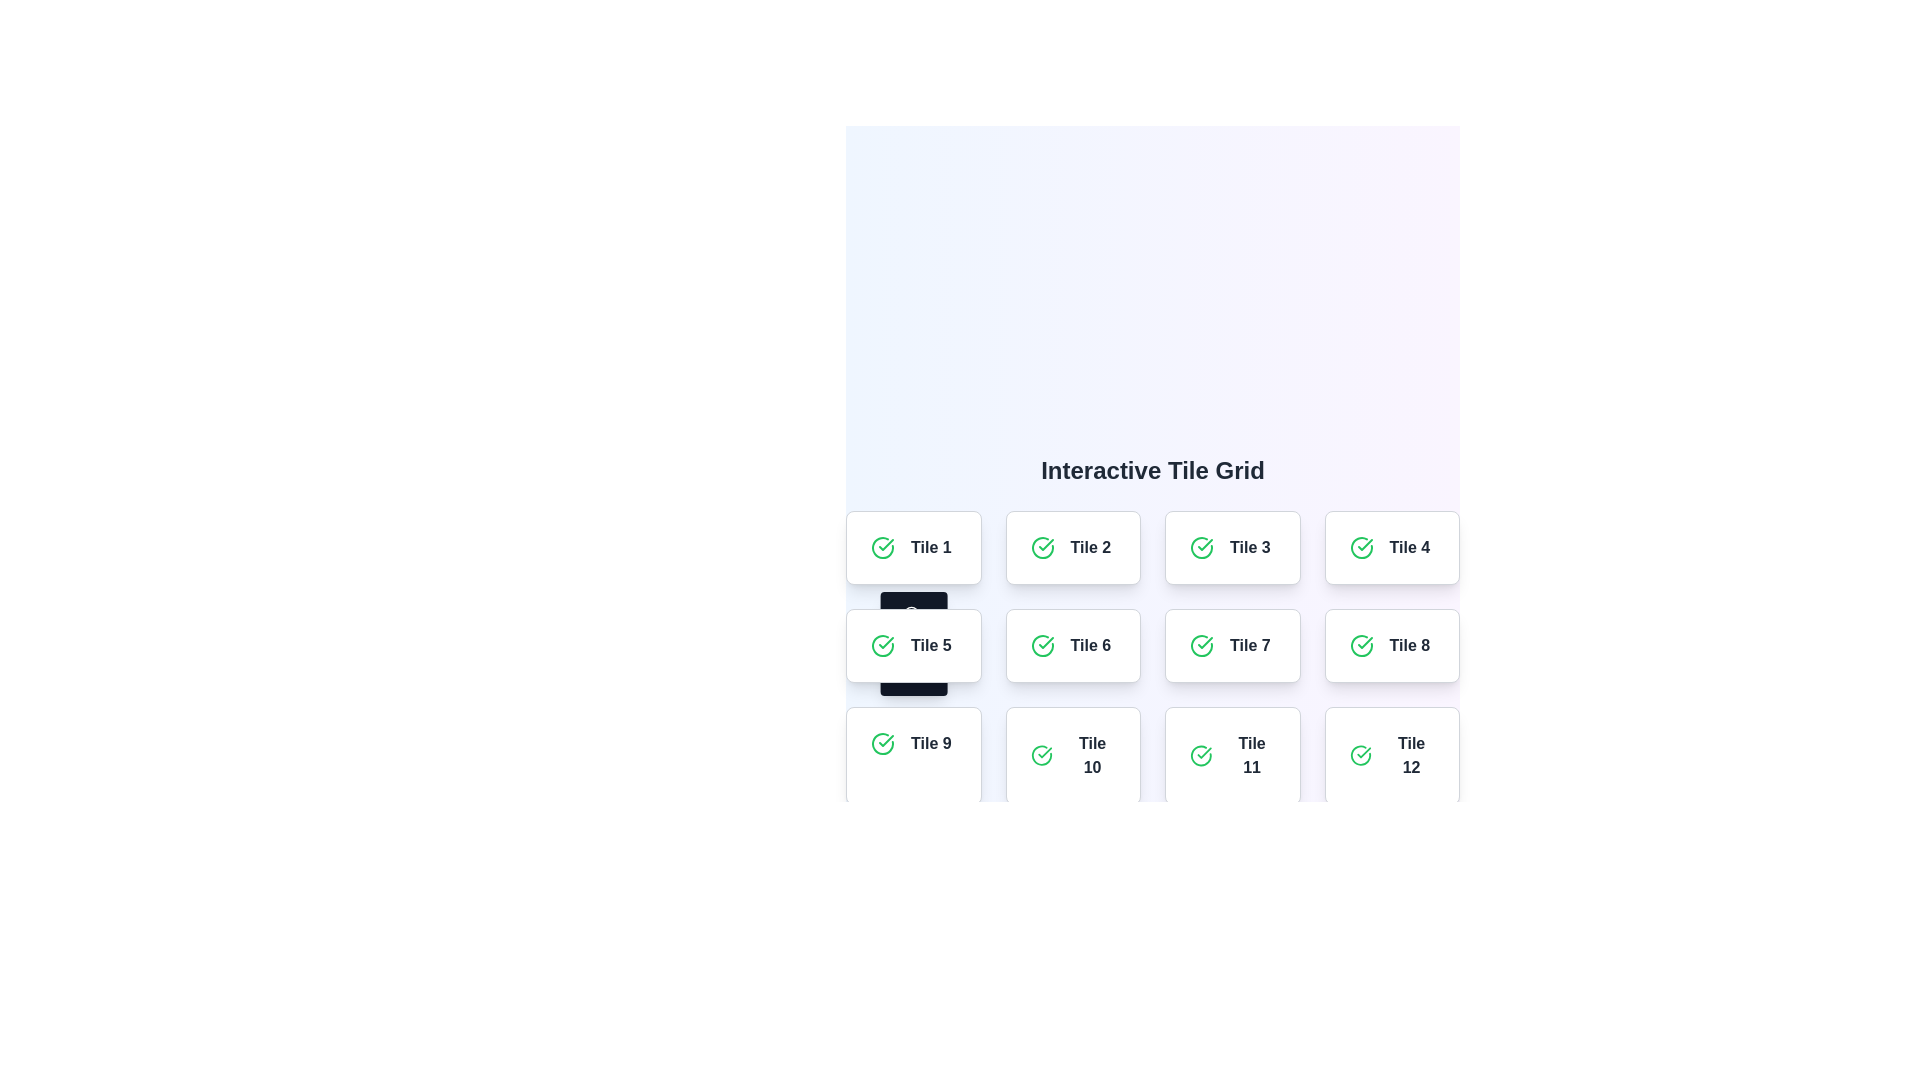 The width and height of the screenshot is (1920, 1080). I want to click on the bold text 'Tile 4' in the horizontal layout of the grid item that contains a green checkmark icon, located in the second row and fourth position of the grid, so click(1391, 547).